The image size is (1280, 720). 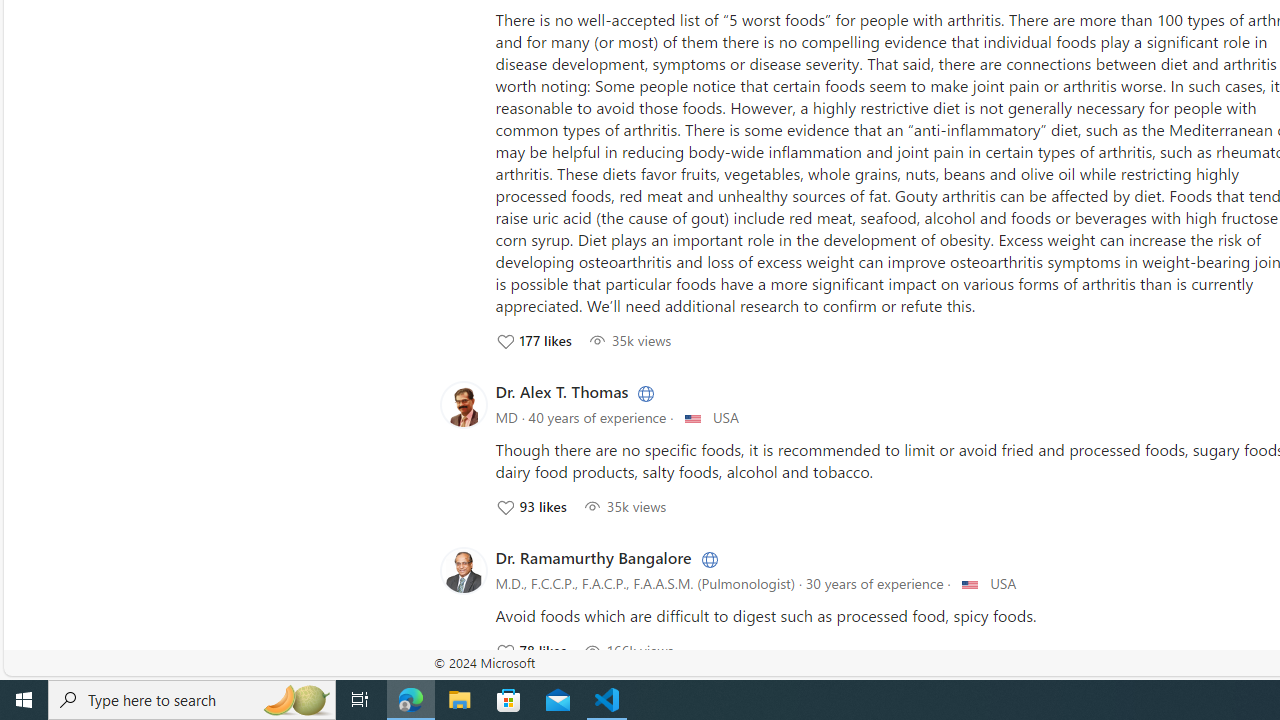 What do you see at coordinates (533, 339) in the screenshot?
I see `'177 Like; Click to Like'` at bounding box center [533, 339].